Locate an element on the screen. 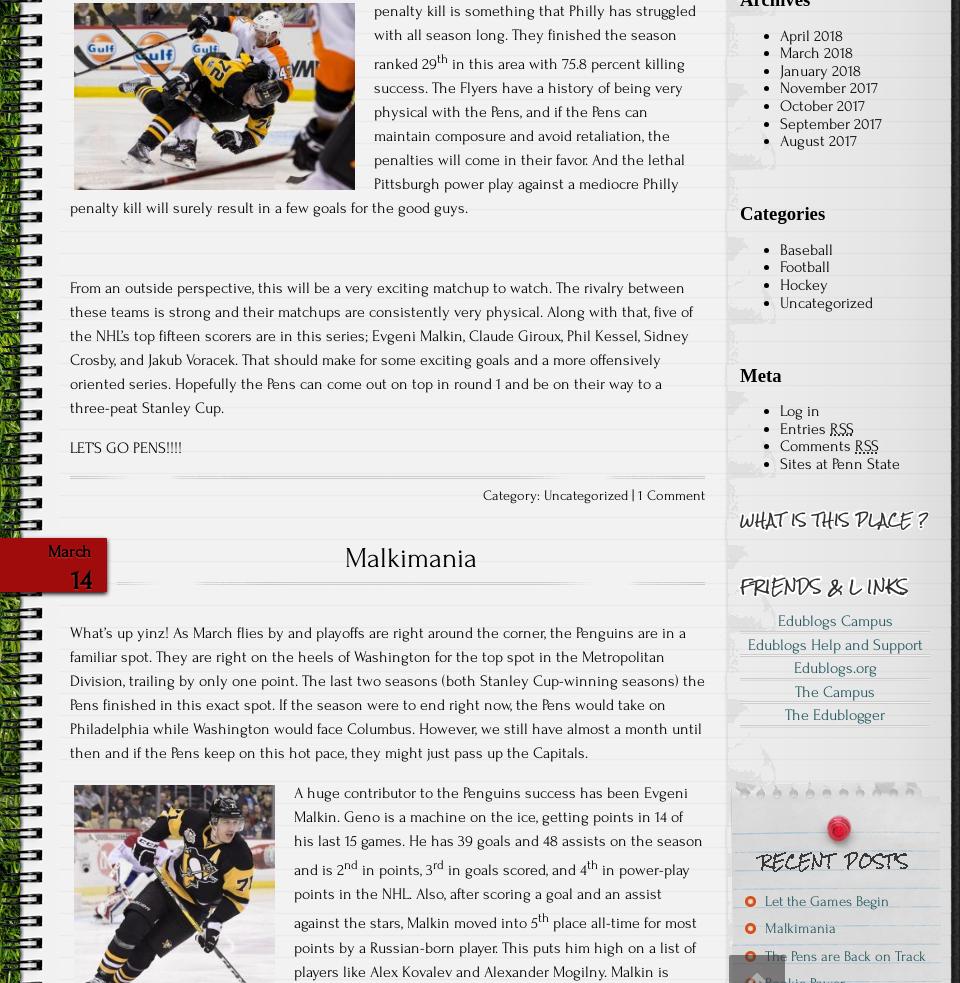 Image resolution: width=960 pixels, height=983 pixels. 'Log in' is located at coordinates (779, 409).